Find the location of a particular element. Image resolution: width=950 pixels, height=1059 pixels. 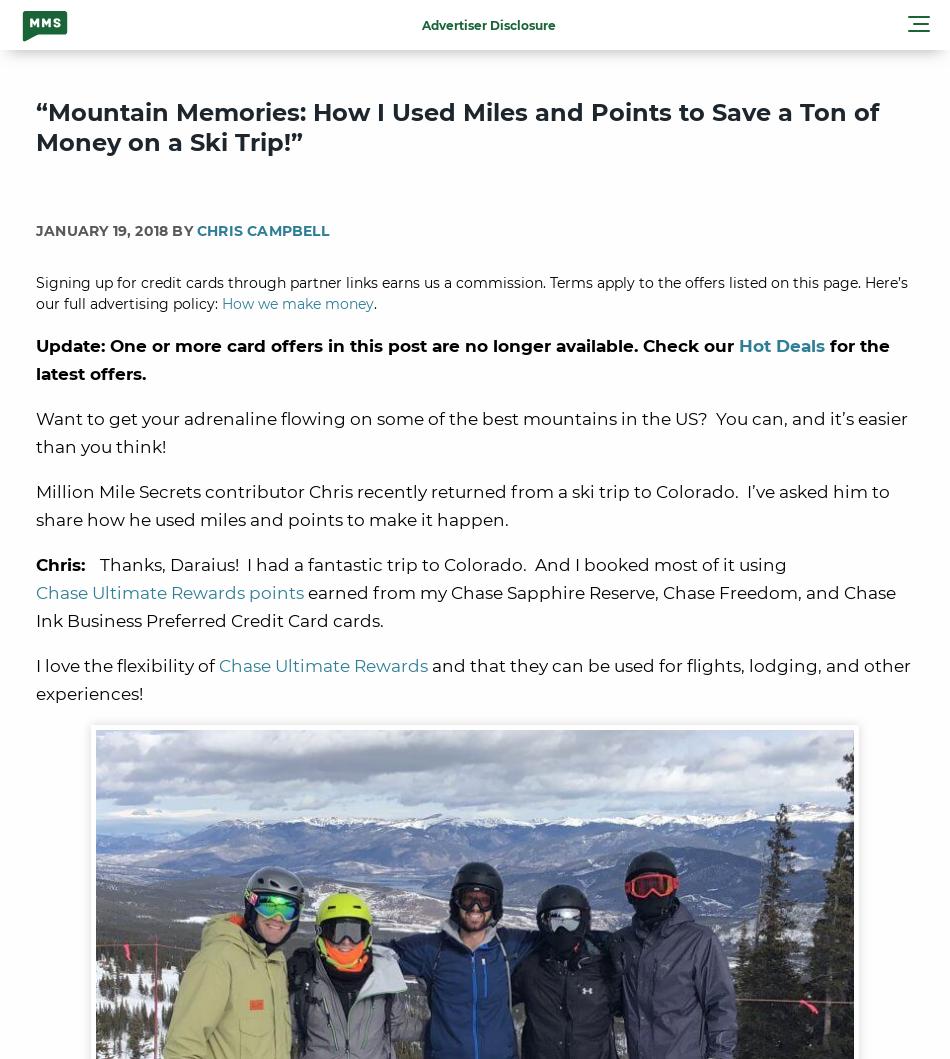

'.' is located at coordinates (374, 304).